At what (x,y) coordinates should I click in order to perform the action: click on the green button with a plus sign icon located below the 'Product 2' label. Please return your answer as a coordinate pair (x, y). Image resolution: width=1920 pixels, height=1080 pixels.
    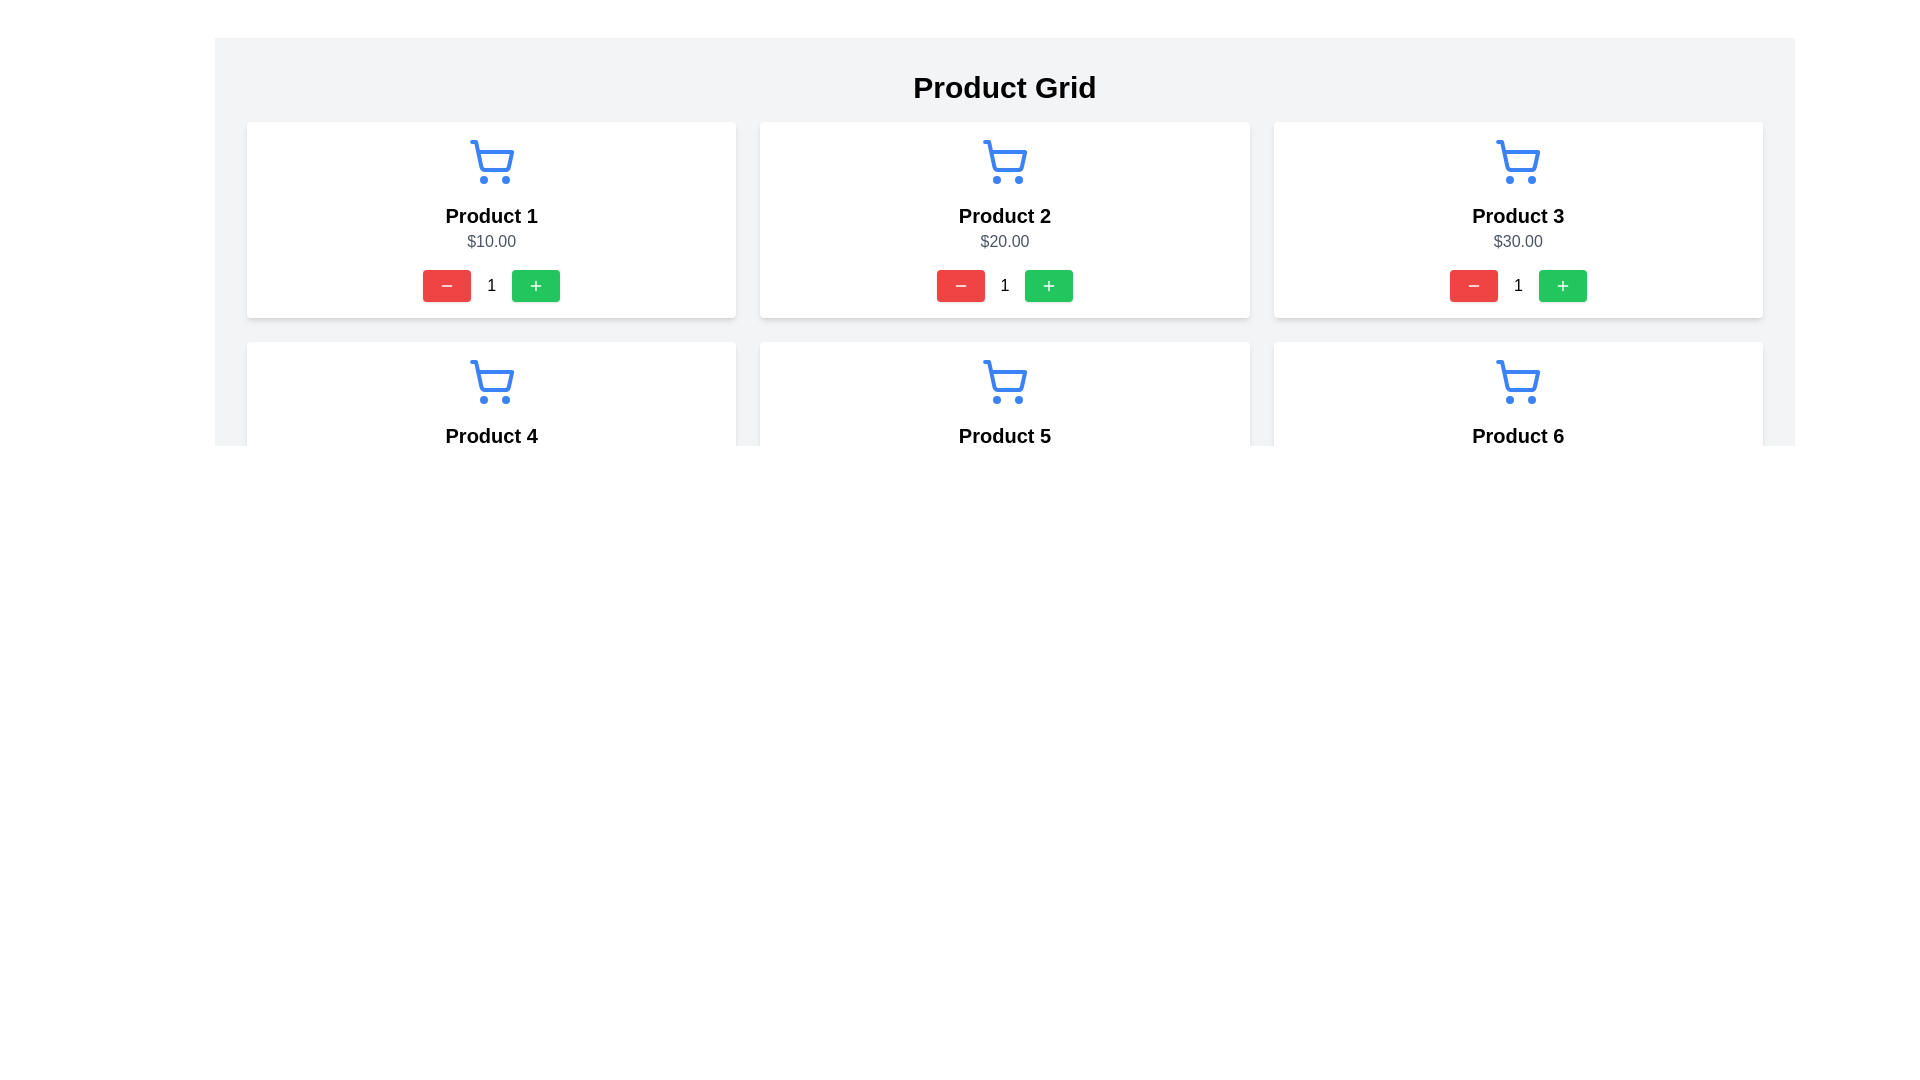
    Looking at the image, I should click on (1048, 285).